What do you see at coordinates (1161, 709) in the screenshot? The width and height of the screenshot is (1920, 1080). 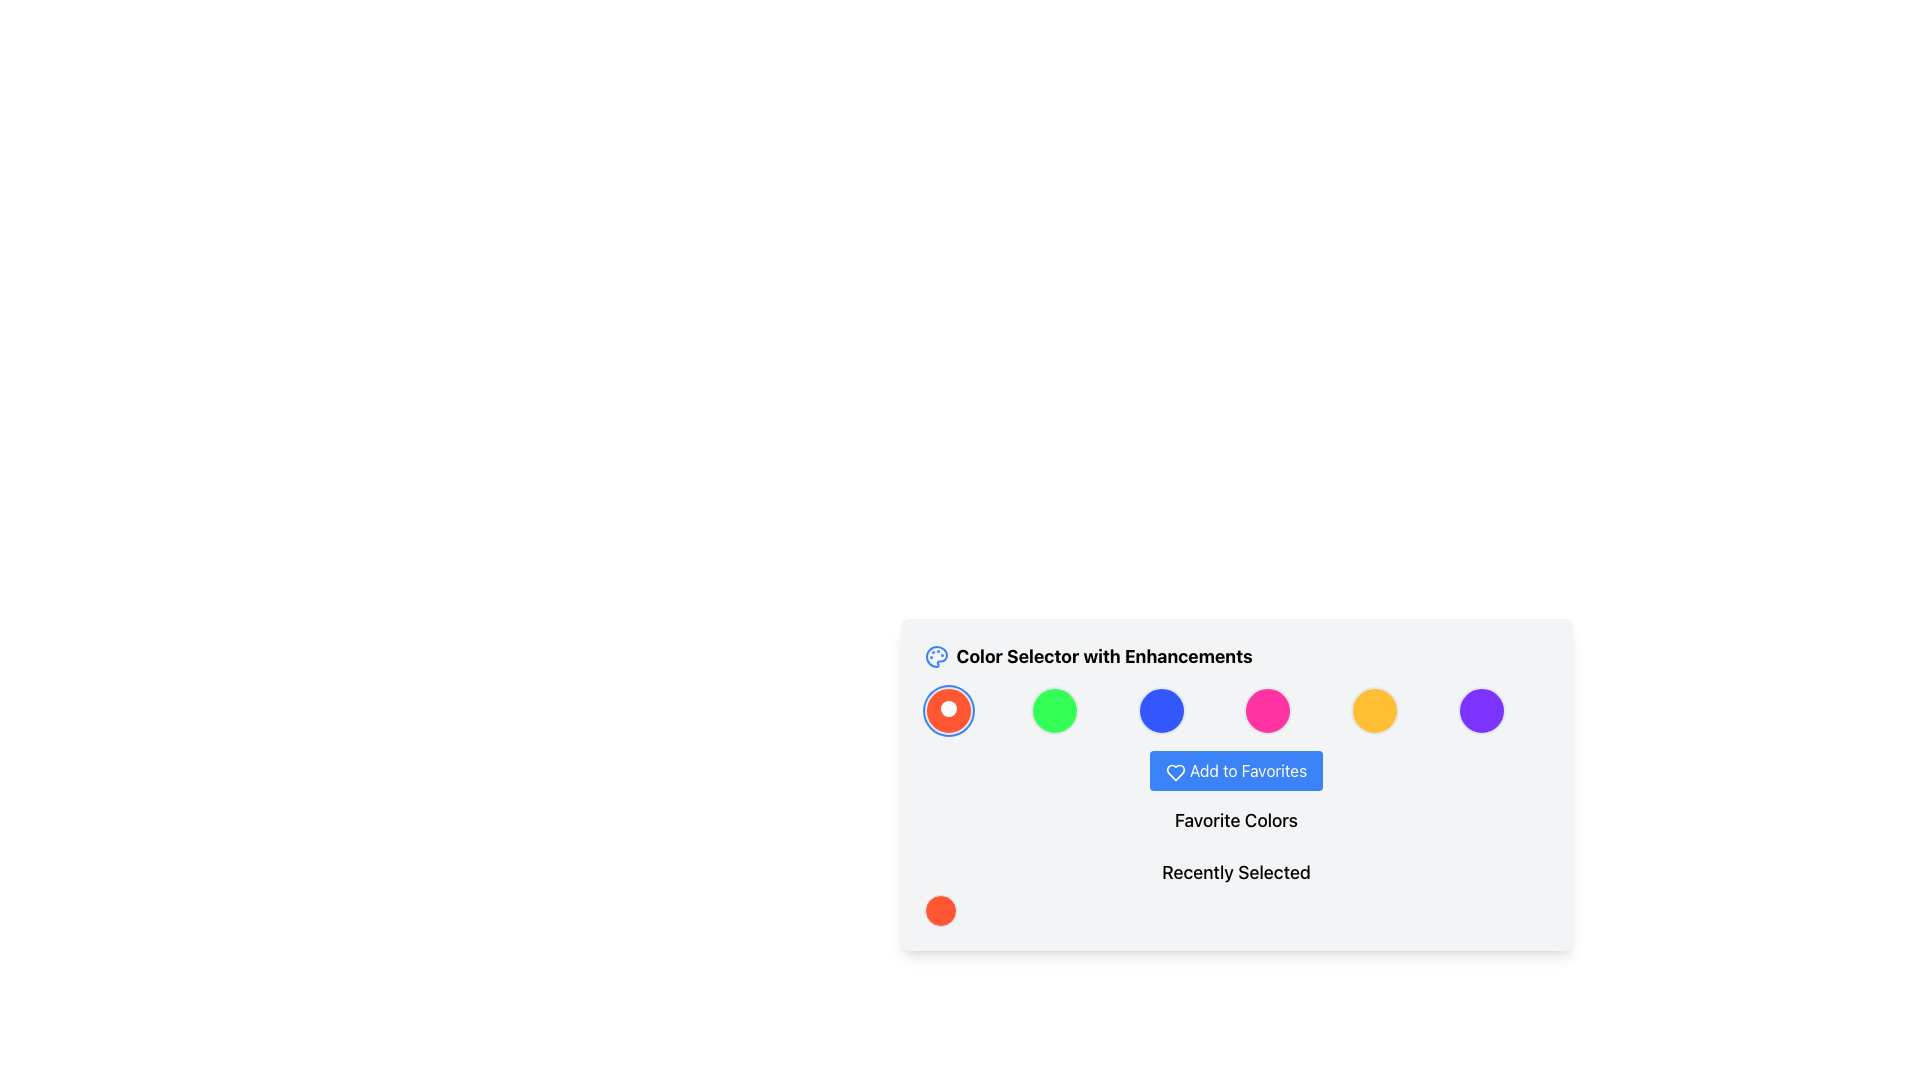 I see `the blue circular button located in the third position of a horizontal row of six buttons` at bounding box center [1161, 709].